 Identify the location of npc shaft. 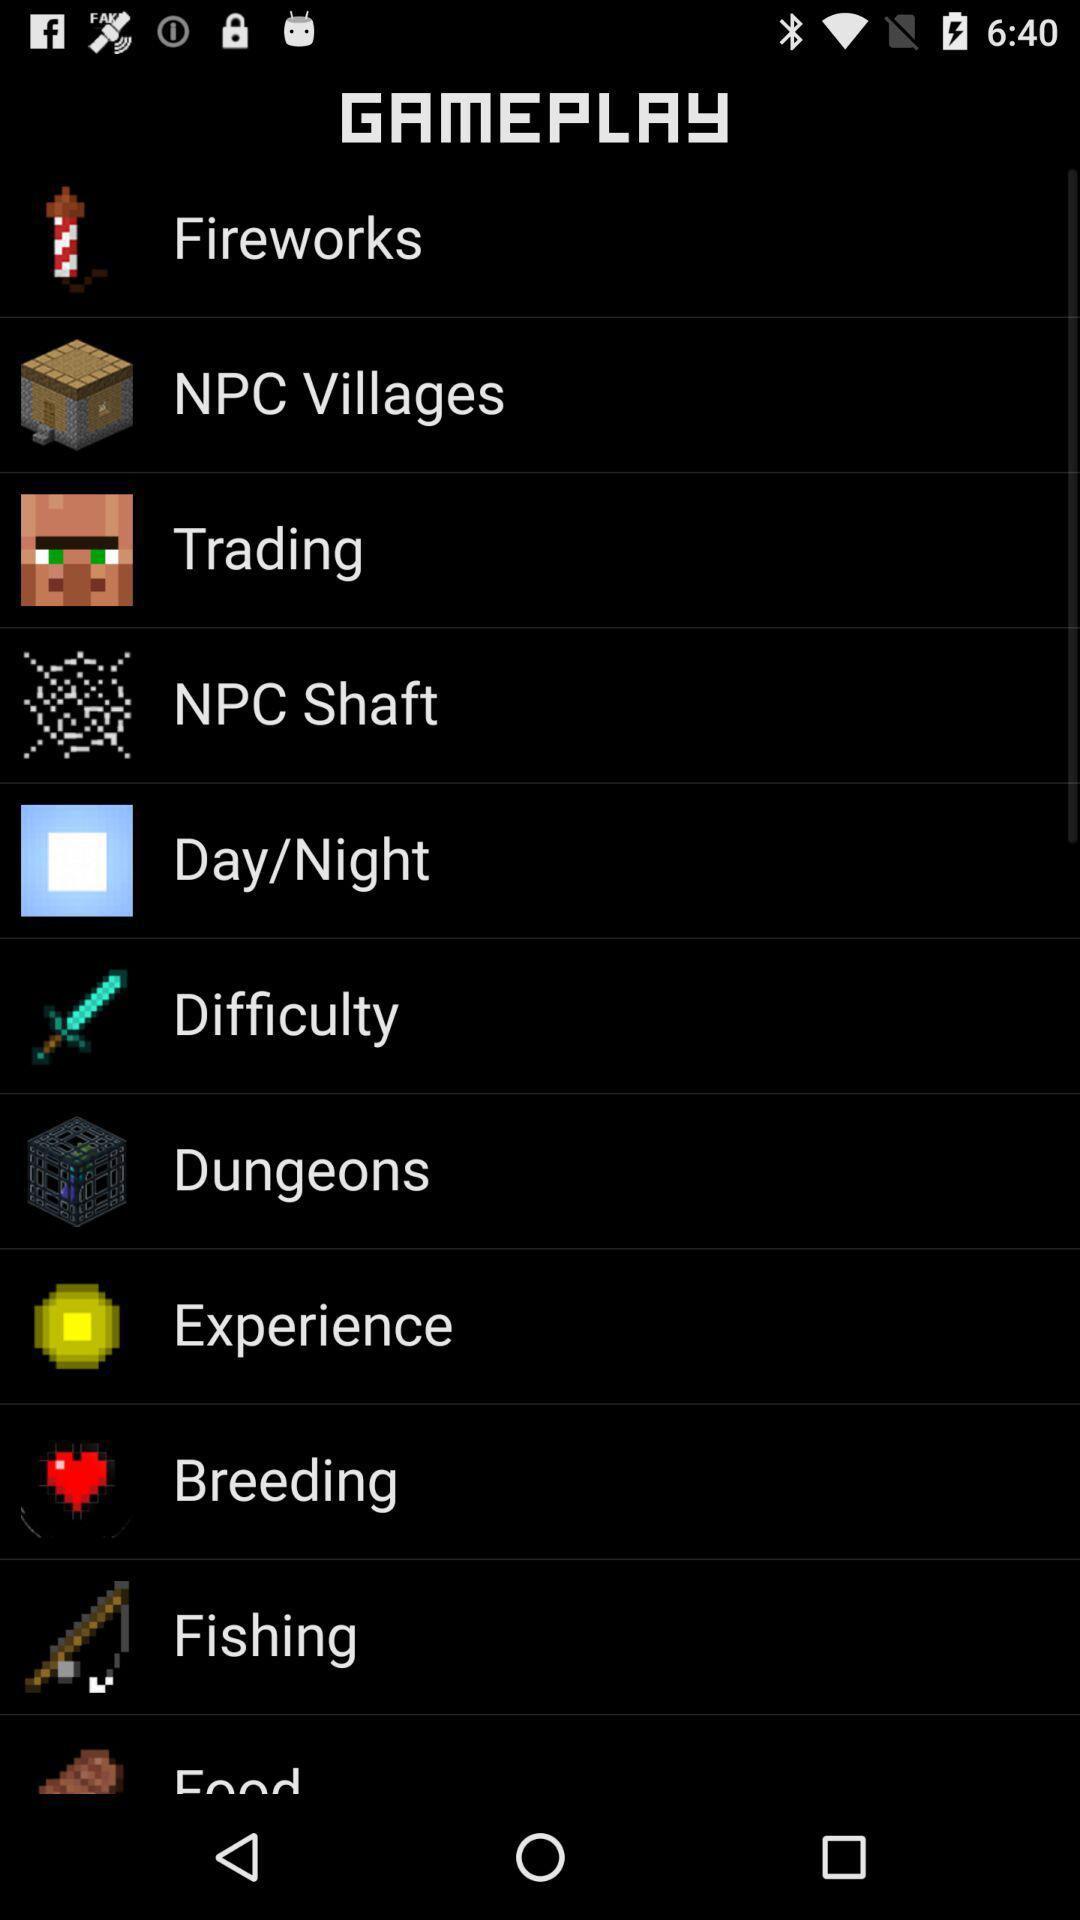
(305, 701).